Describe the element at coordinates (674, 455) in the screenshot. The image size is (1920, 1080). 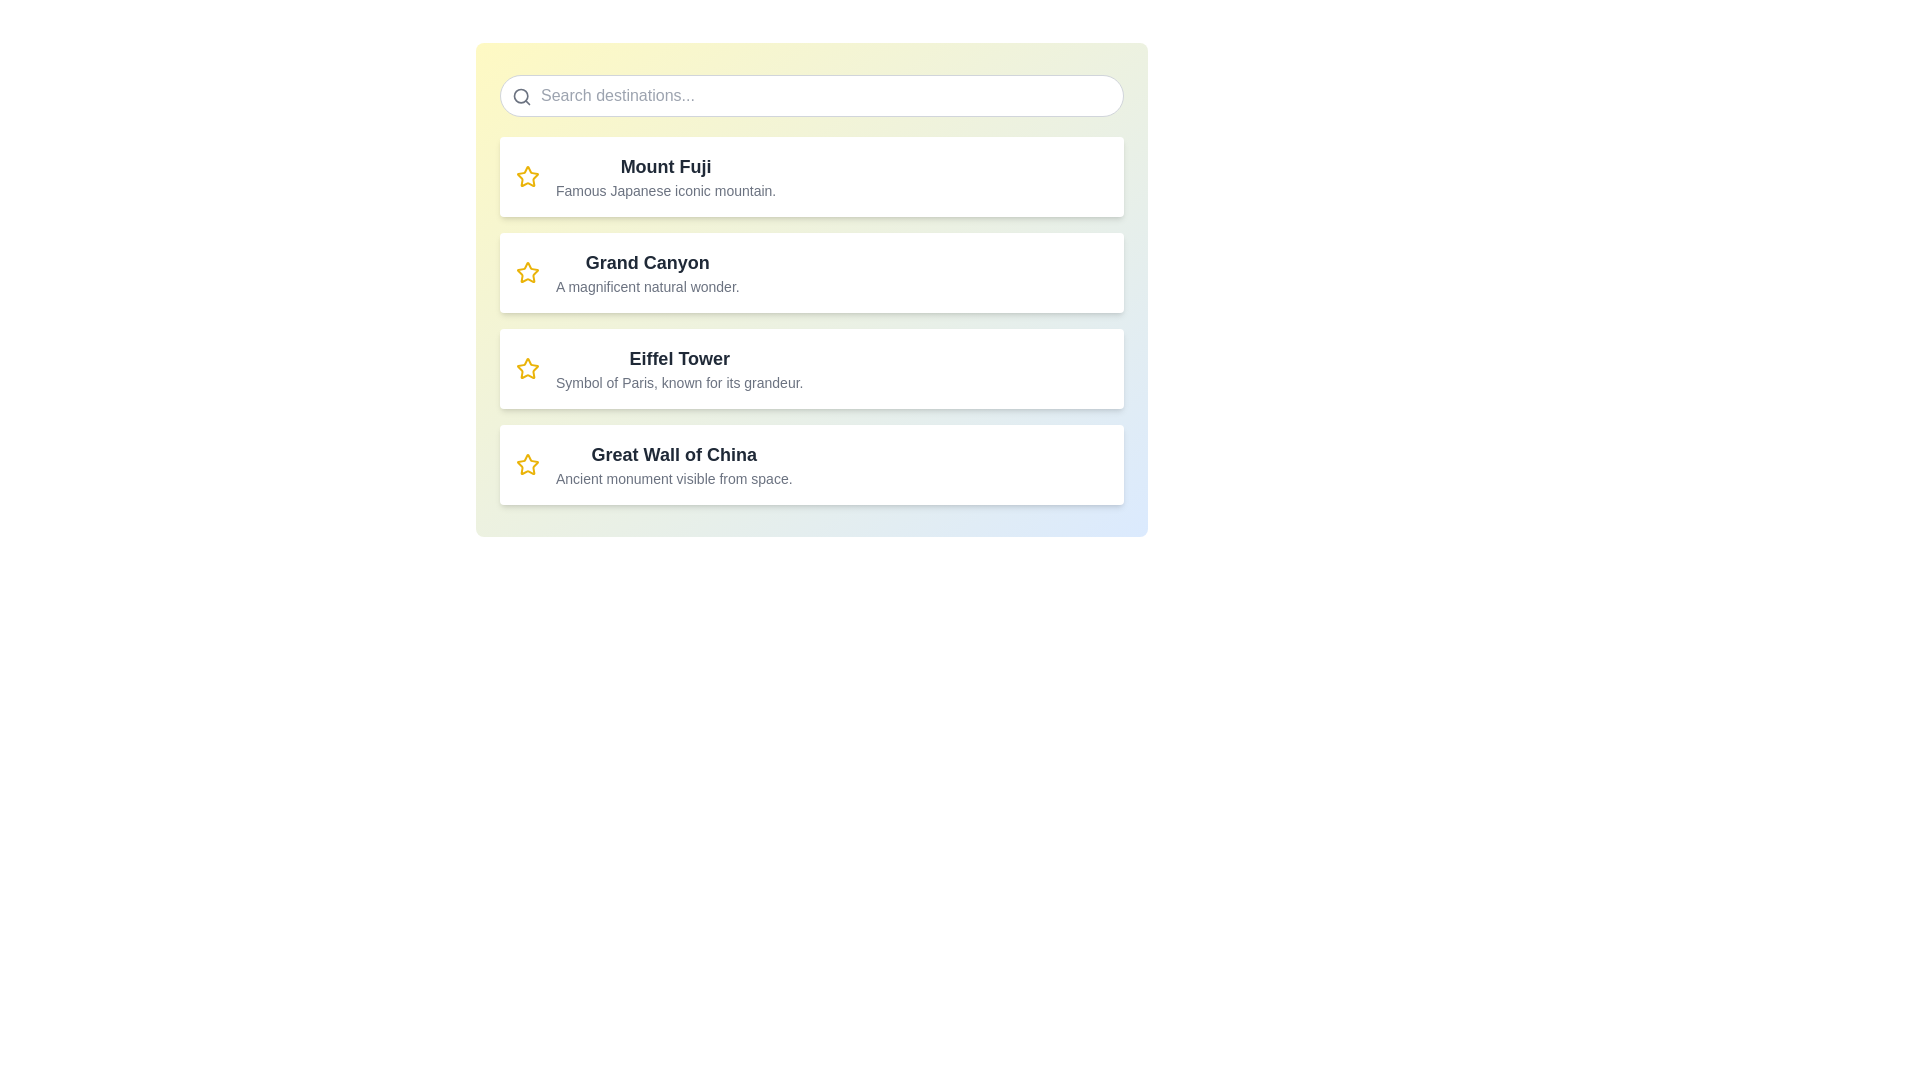
I see `the title text element for the destination 'Great Wall of China' located in the fourth item of the vertical list of destinations` at that location.